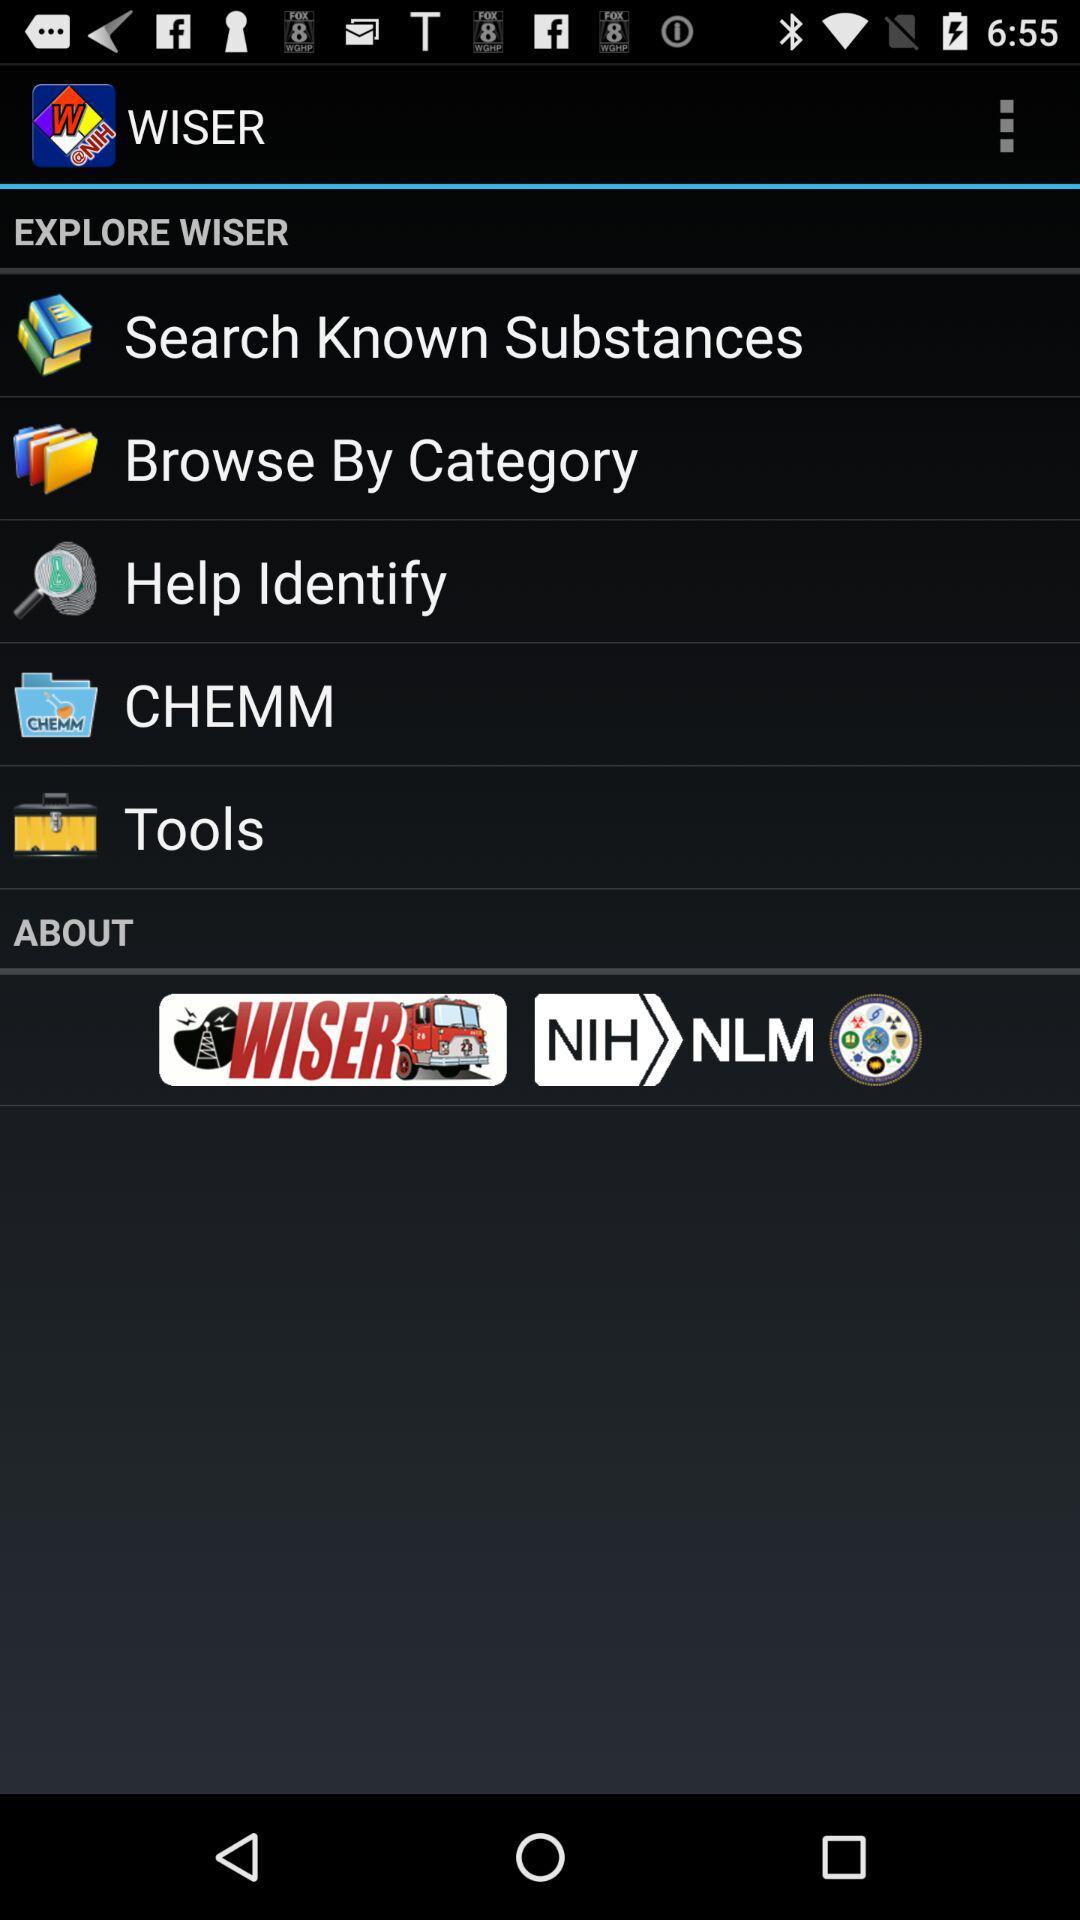 This screenshot has width=1080, height=1920. What do you see at coordinates (874, 1039) in the screenshot?
I see `item below about item` at bounding box center [874, 1039].